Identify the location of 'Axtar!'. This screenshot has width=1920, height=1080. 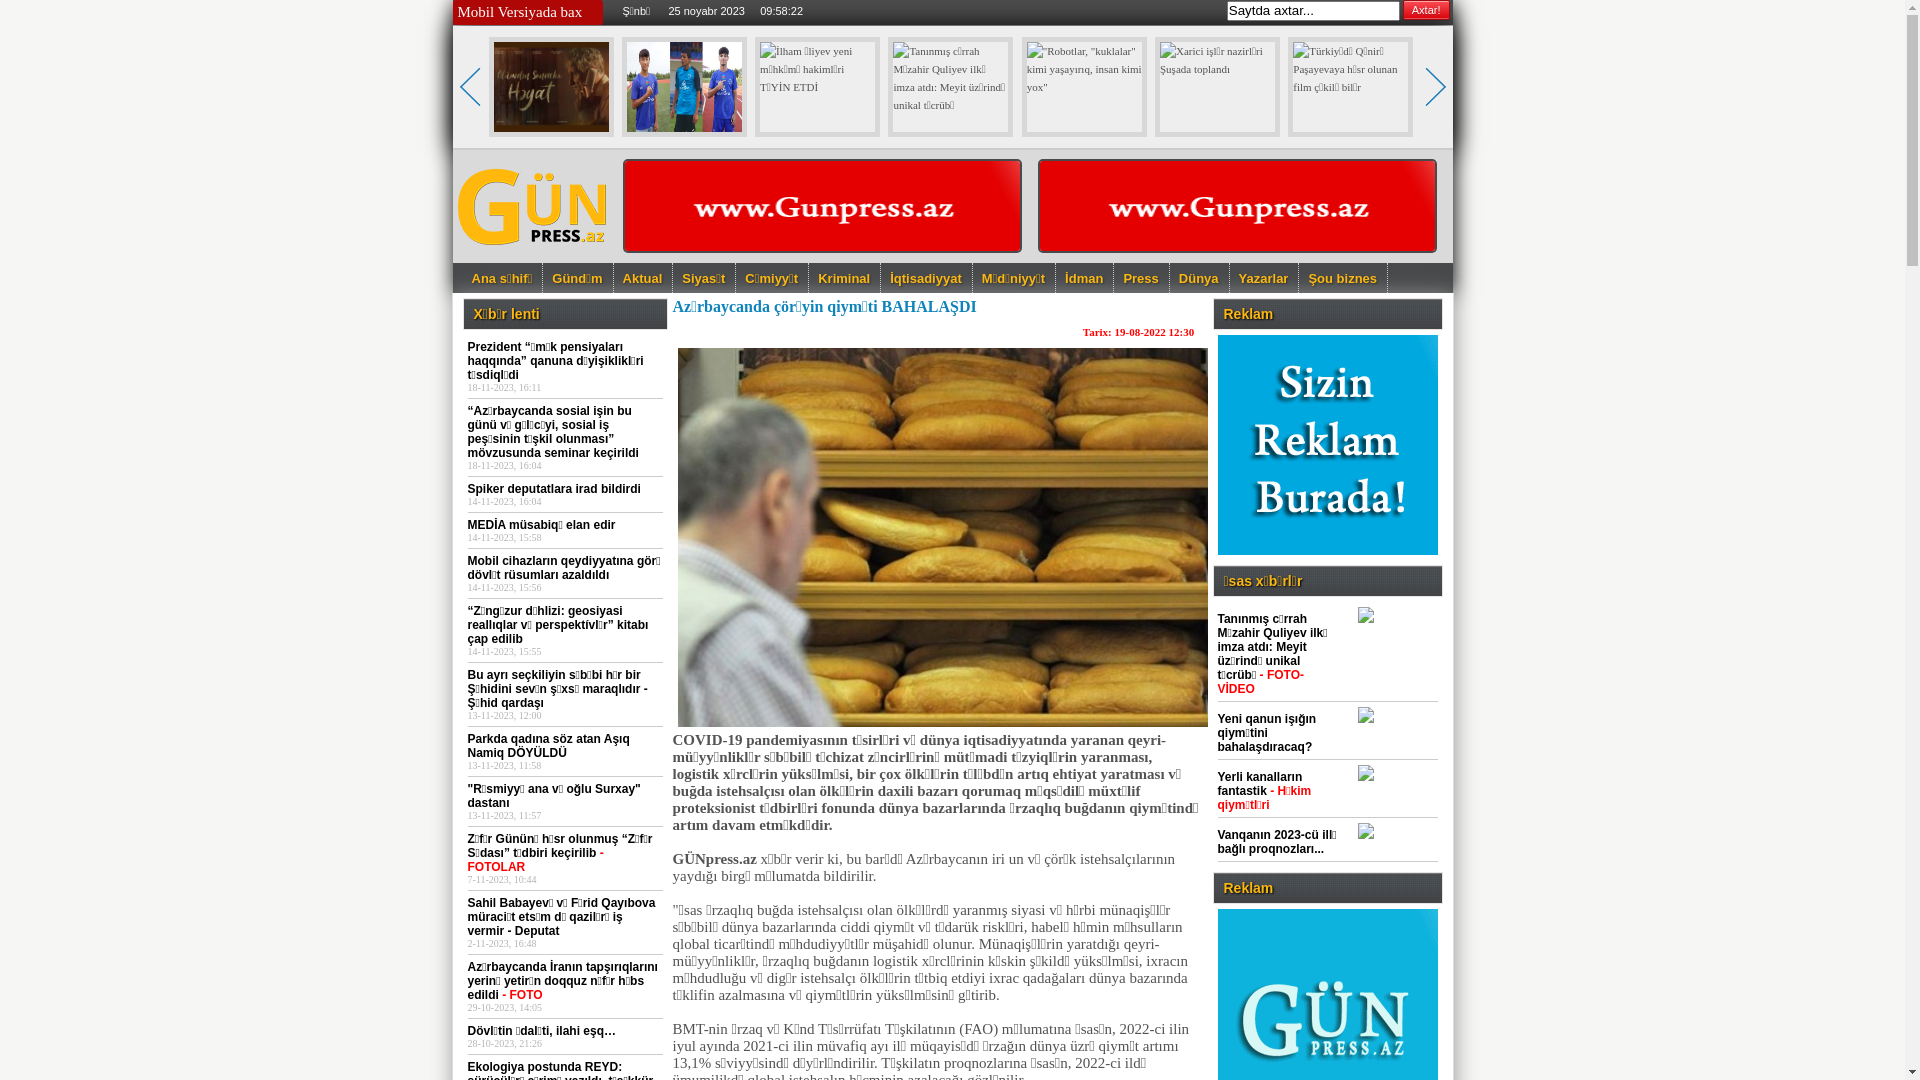
(1401, 10).